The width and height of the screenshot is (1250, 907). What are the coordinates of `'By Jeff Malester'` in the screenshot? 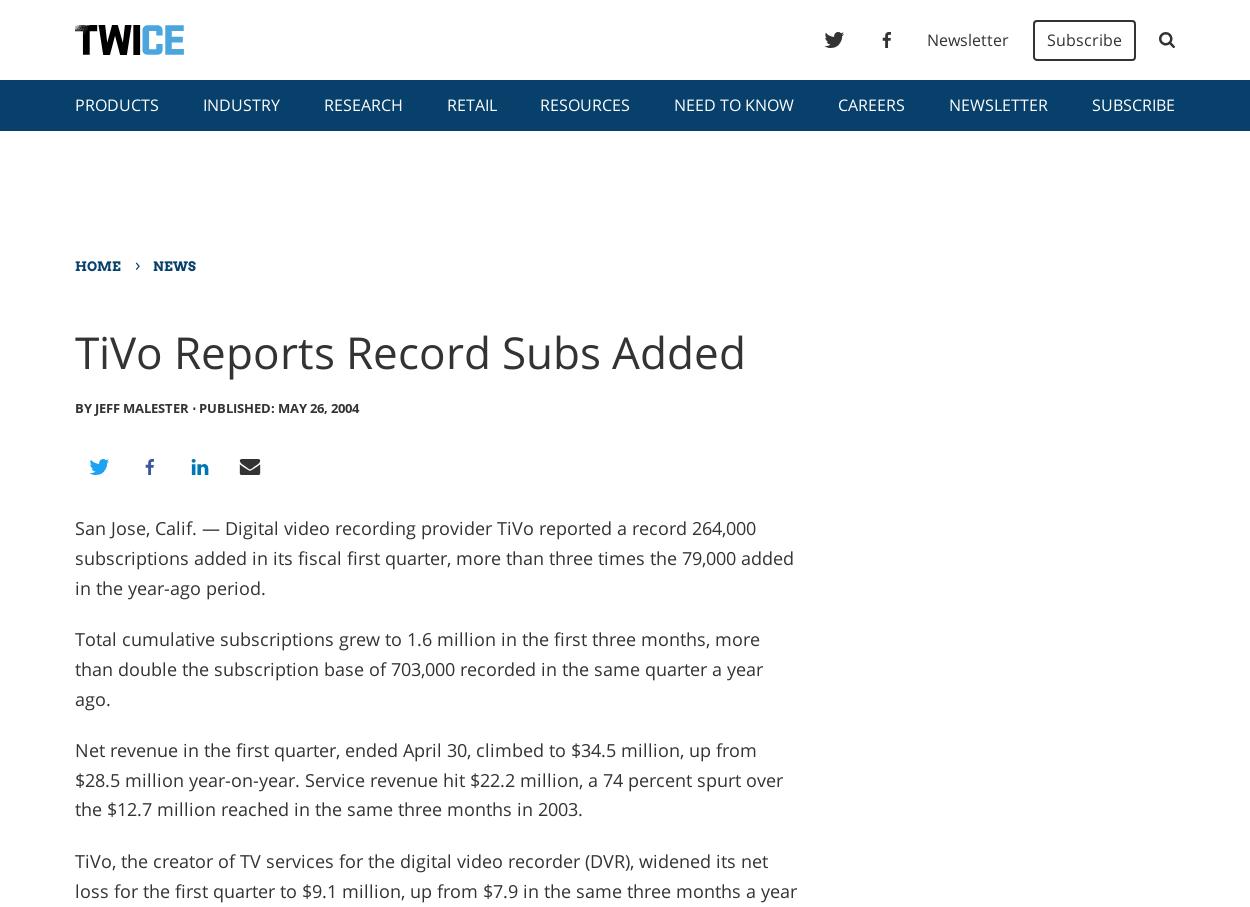 It's located at (73, 407).